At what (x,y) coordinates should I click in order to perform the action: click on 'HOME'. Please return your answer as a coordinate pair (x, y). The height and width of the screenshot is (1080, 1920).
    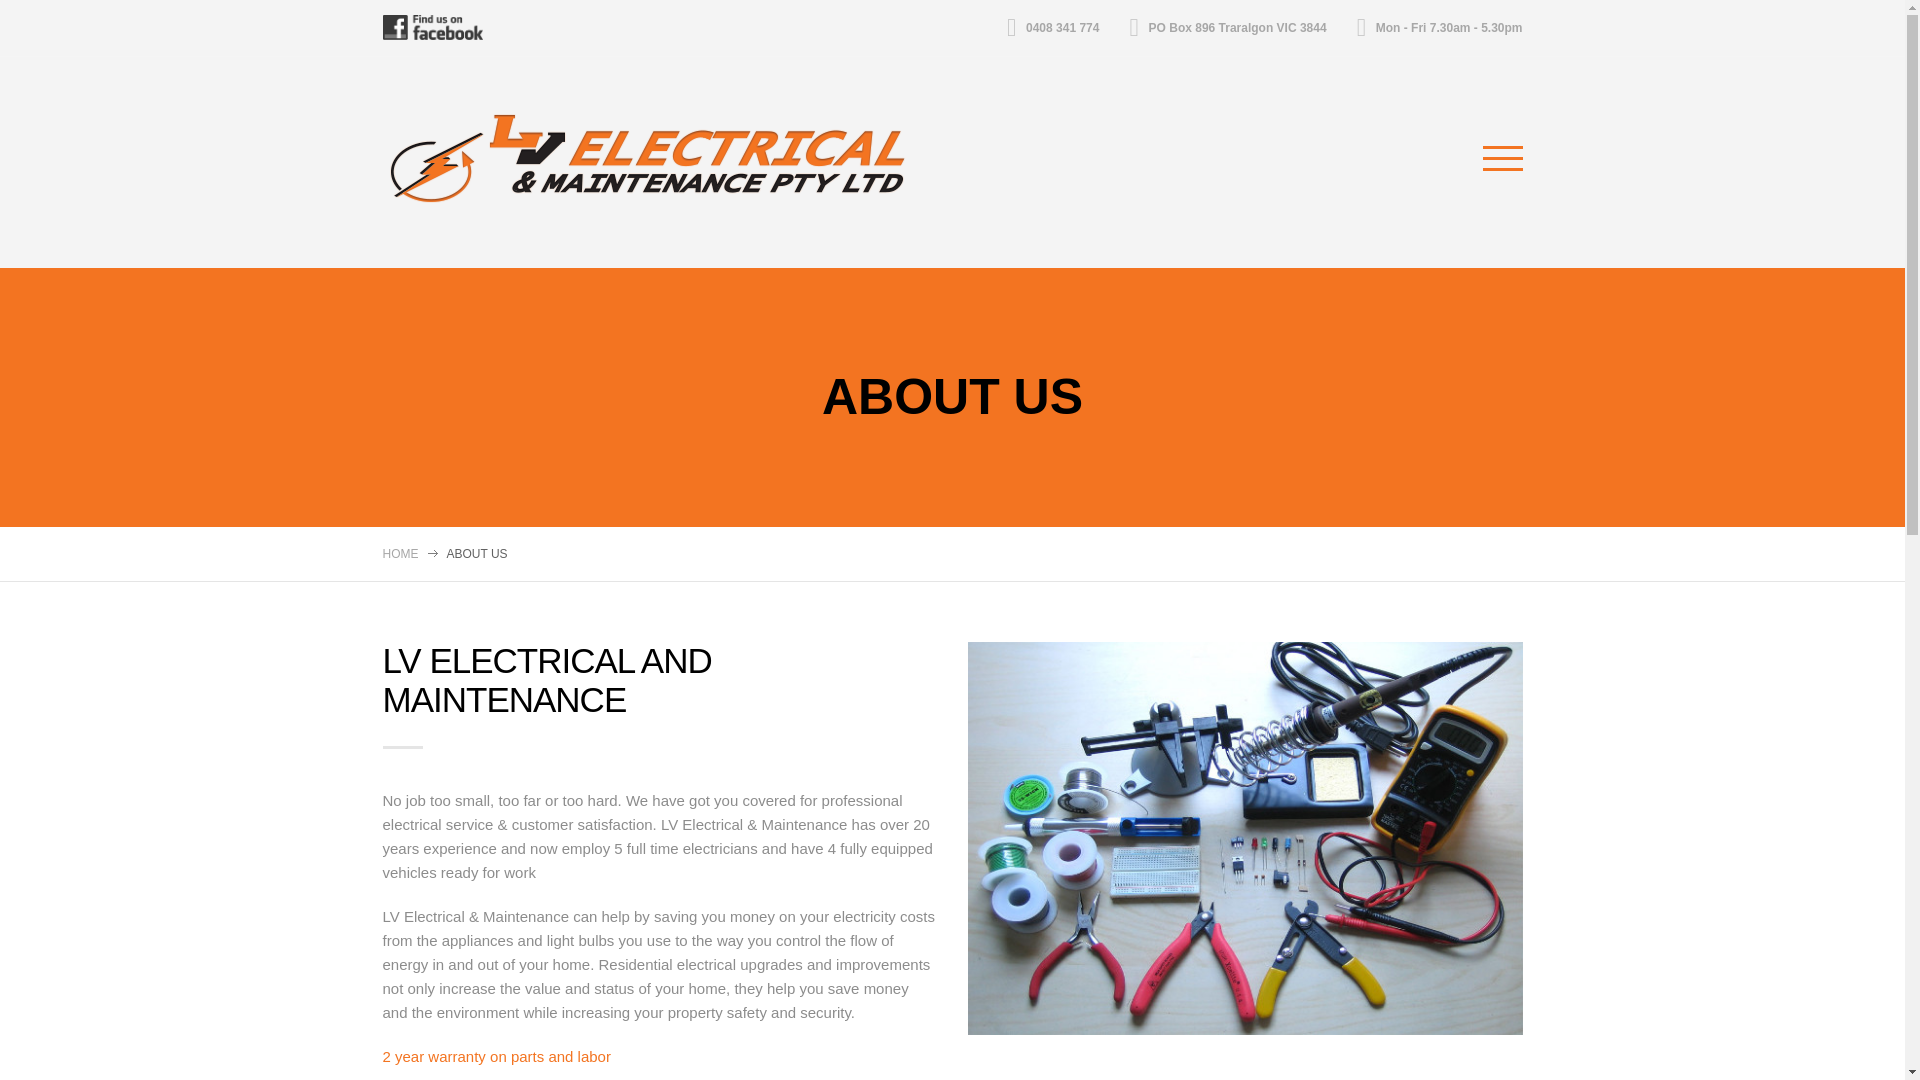
    Looking at the image, I should click on (399, 554).